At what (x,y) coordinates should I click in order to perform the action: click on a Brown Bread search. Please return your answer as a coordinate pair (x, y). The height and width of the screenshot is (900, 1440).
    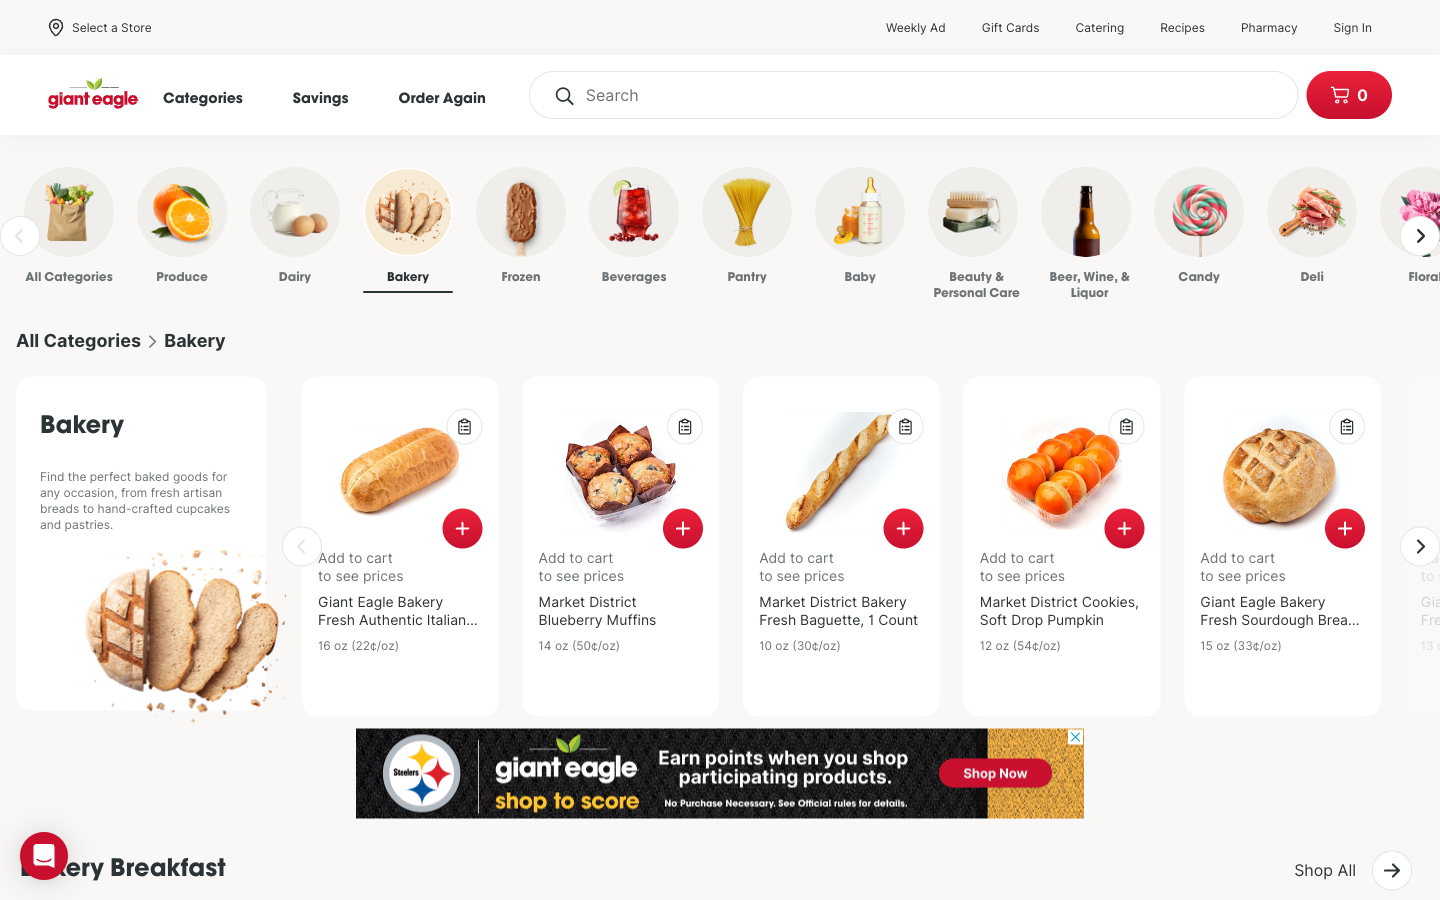
    Looking at the image, I should click on (913, 94).